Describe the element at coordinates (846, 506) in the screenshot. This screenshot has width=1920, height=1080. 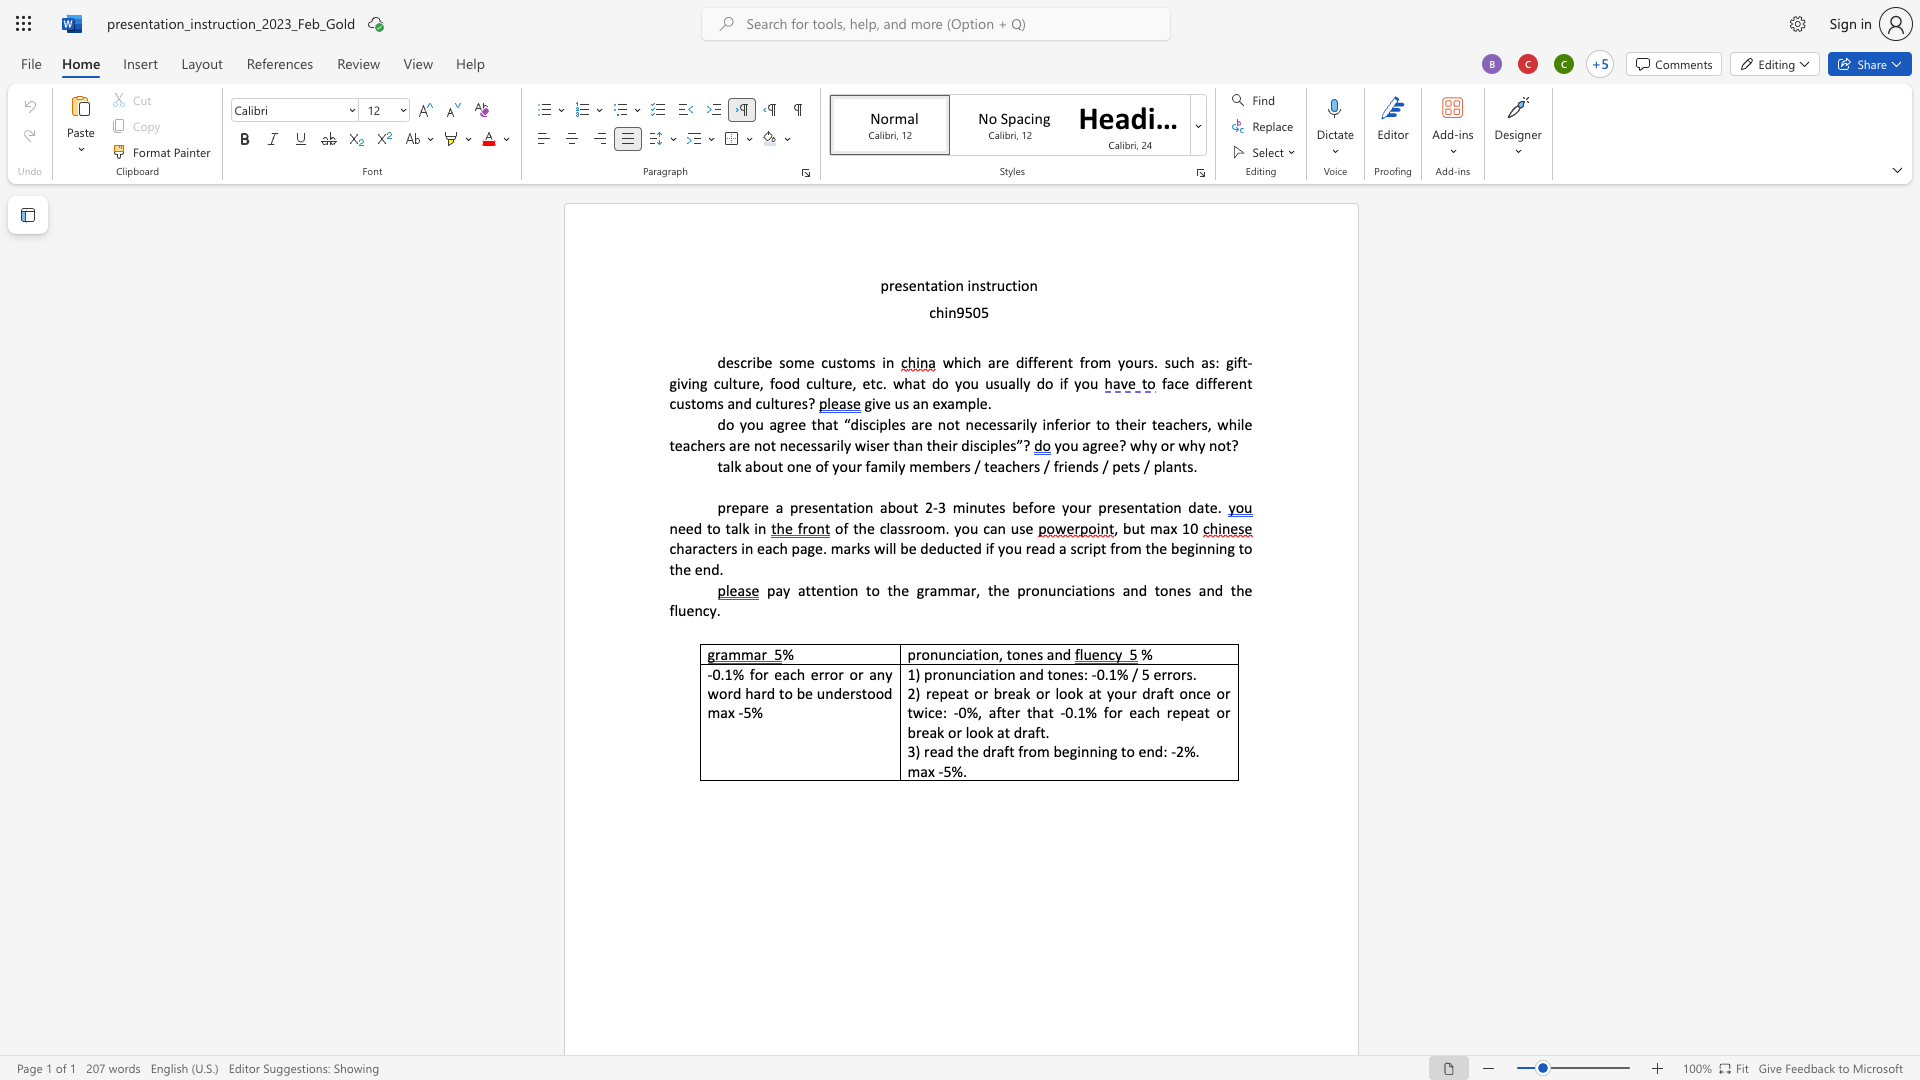
I see `the space between the continuous character "a" and "t" in the text` at that location.